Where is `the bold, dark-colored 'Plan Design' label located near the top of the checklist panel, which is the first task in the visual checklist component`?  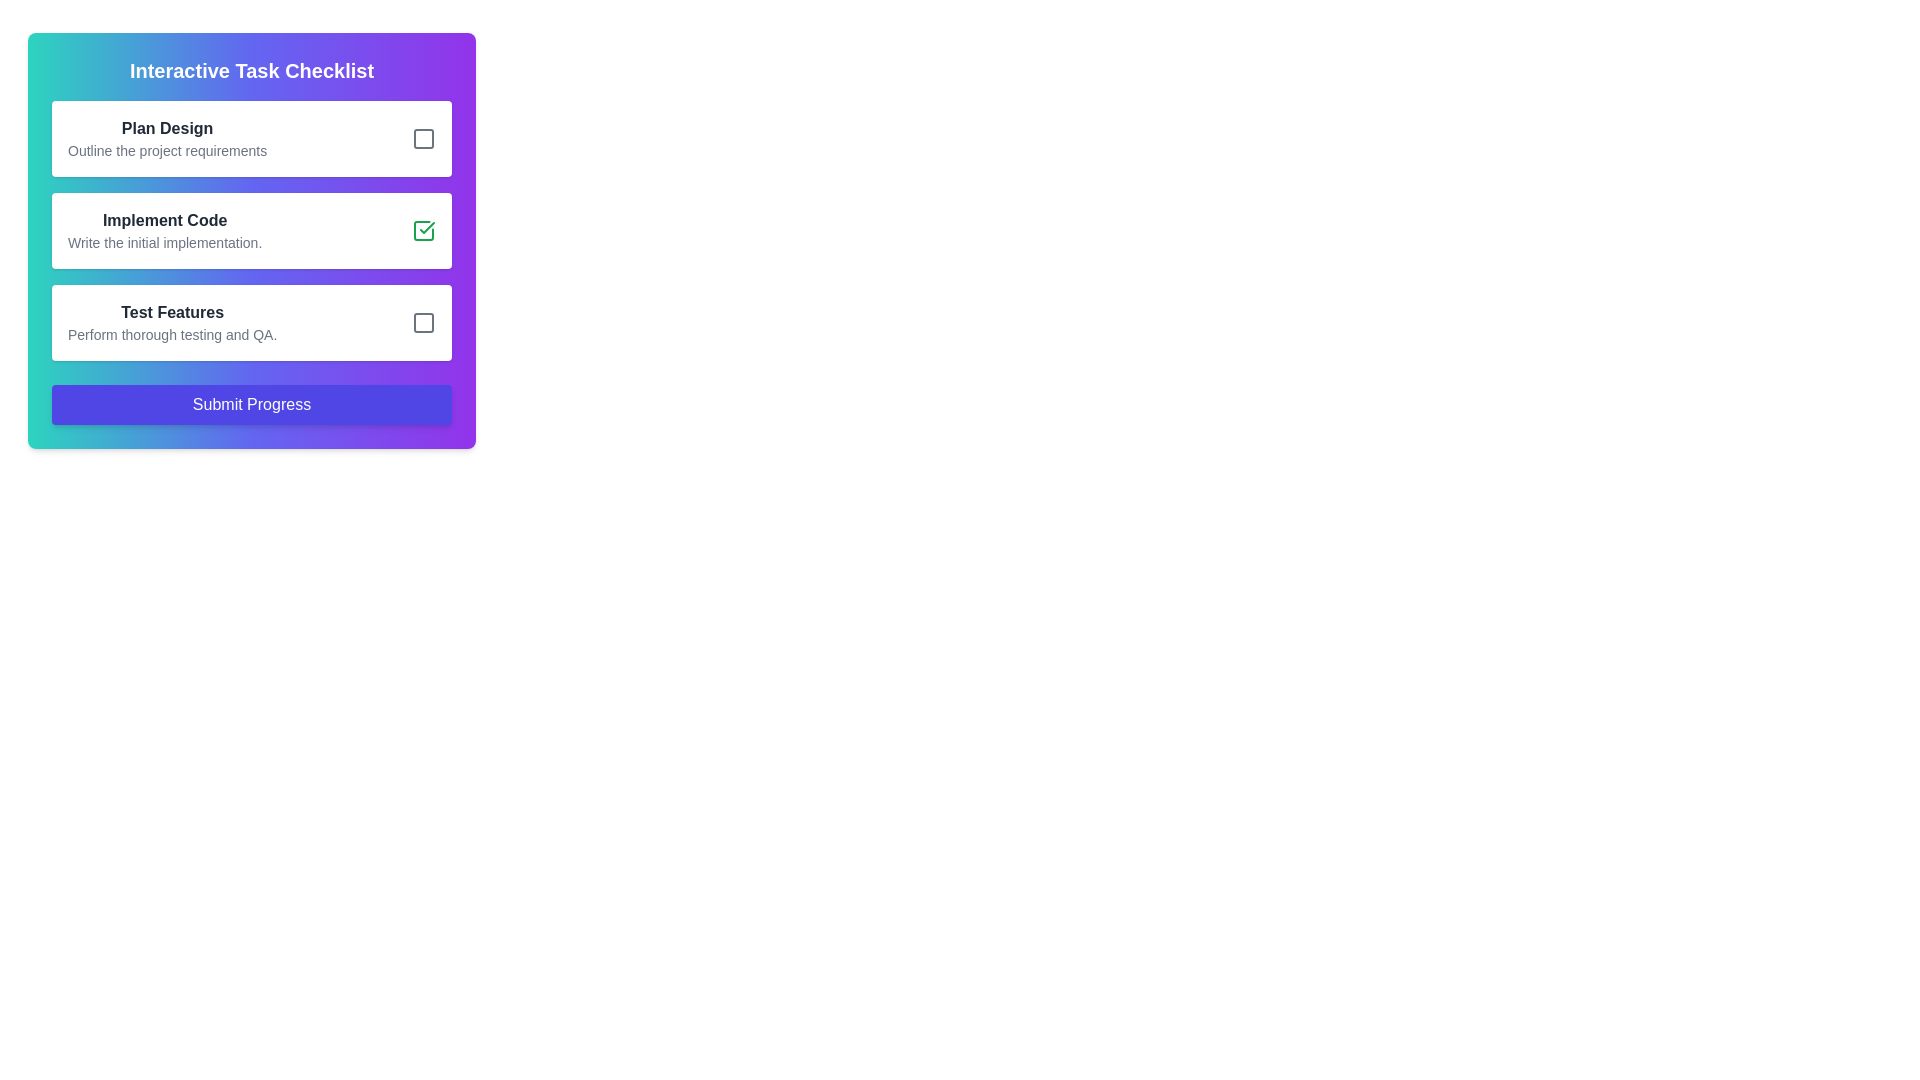
the bold, dark-colored 'Plan Design' label located near the top of the checklist panel, which is the first task in the visual checklist component is located at coordinates (167, 128).